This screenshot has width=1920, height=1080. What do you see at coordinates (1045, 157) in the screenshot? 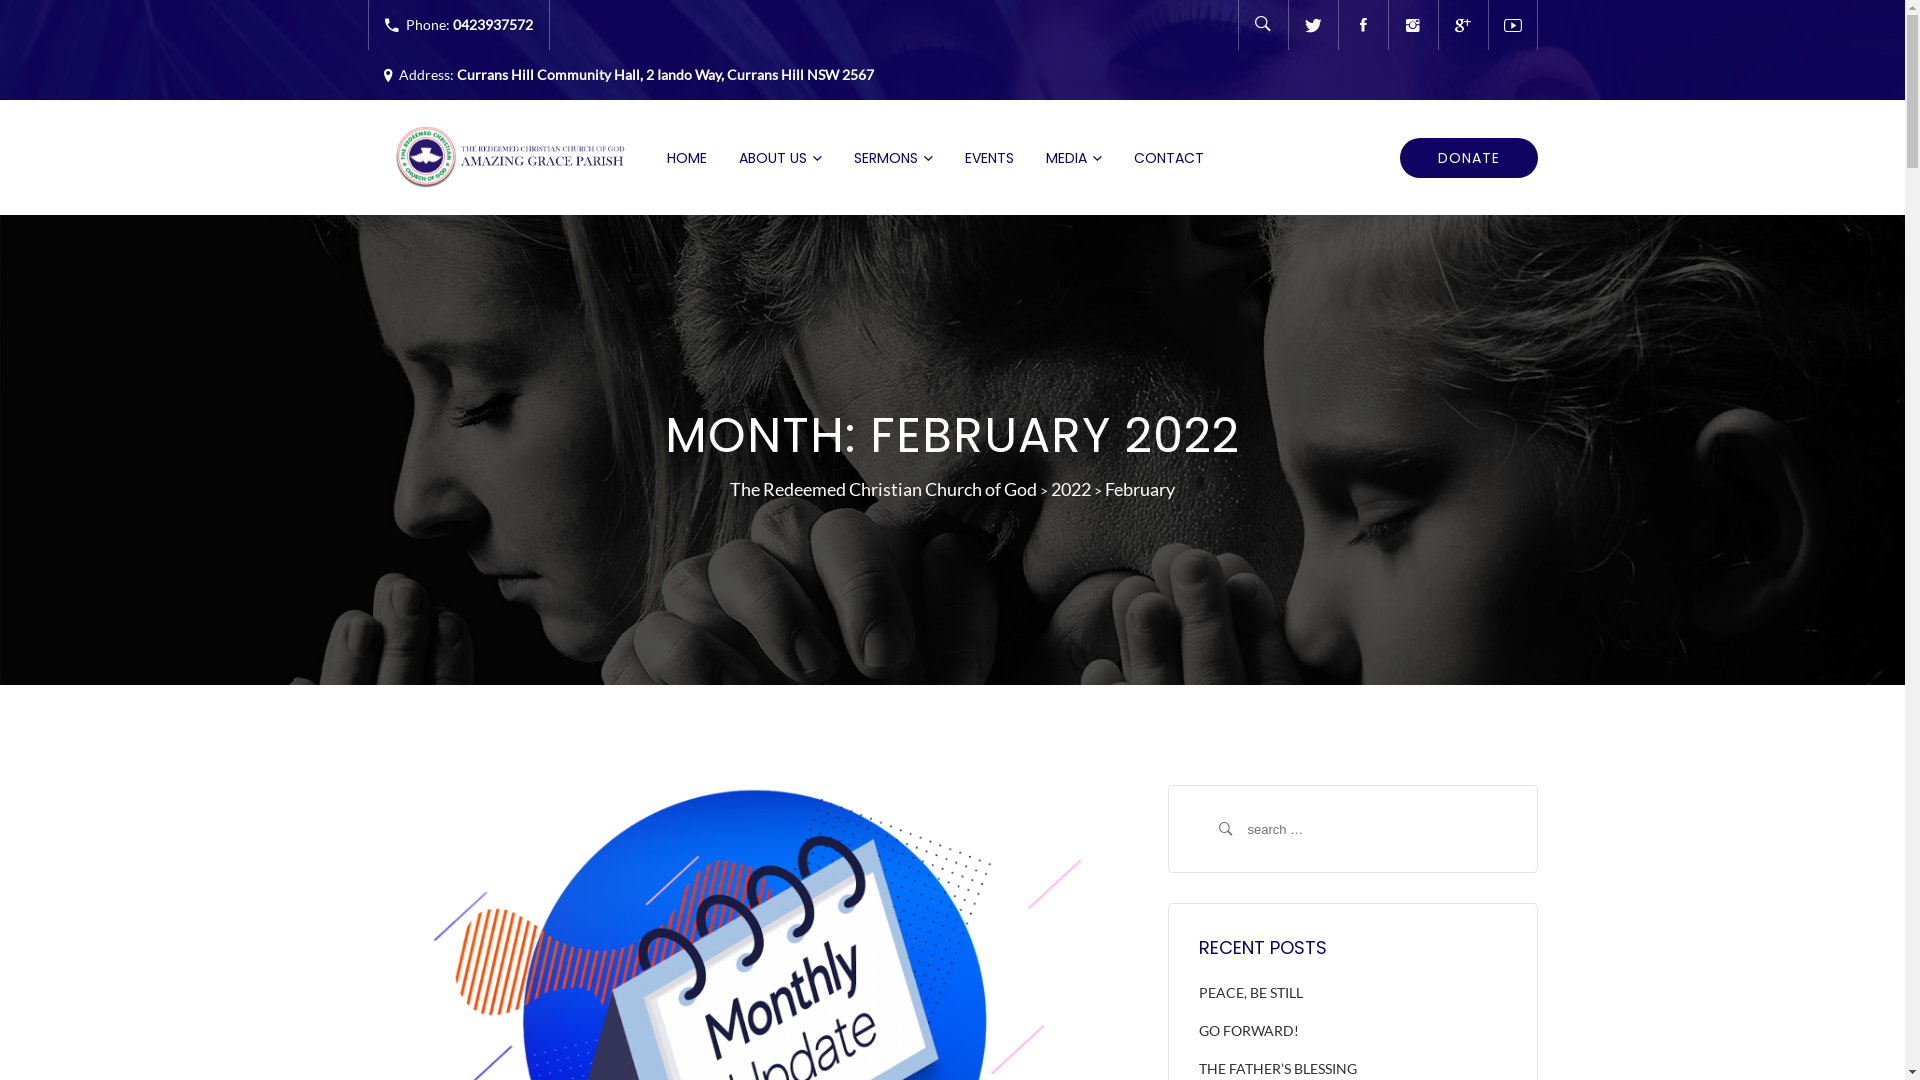
I see `'MEDIA'` at bounding box center [1045, 157].